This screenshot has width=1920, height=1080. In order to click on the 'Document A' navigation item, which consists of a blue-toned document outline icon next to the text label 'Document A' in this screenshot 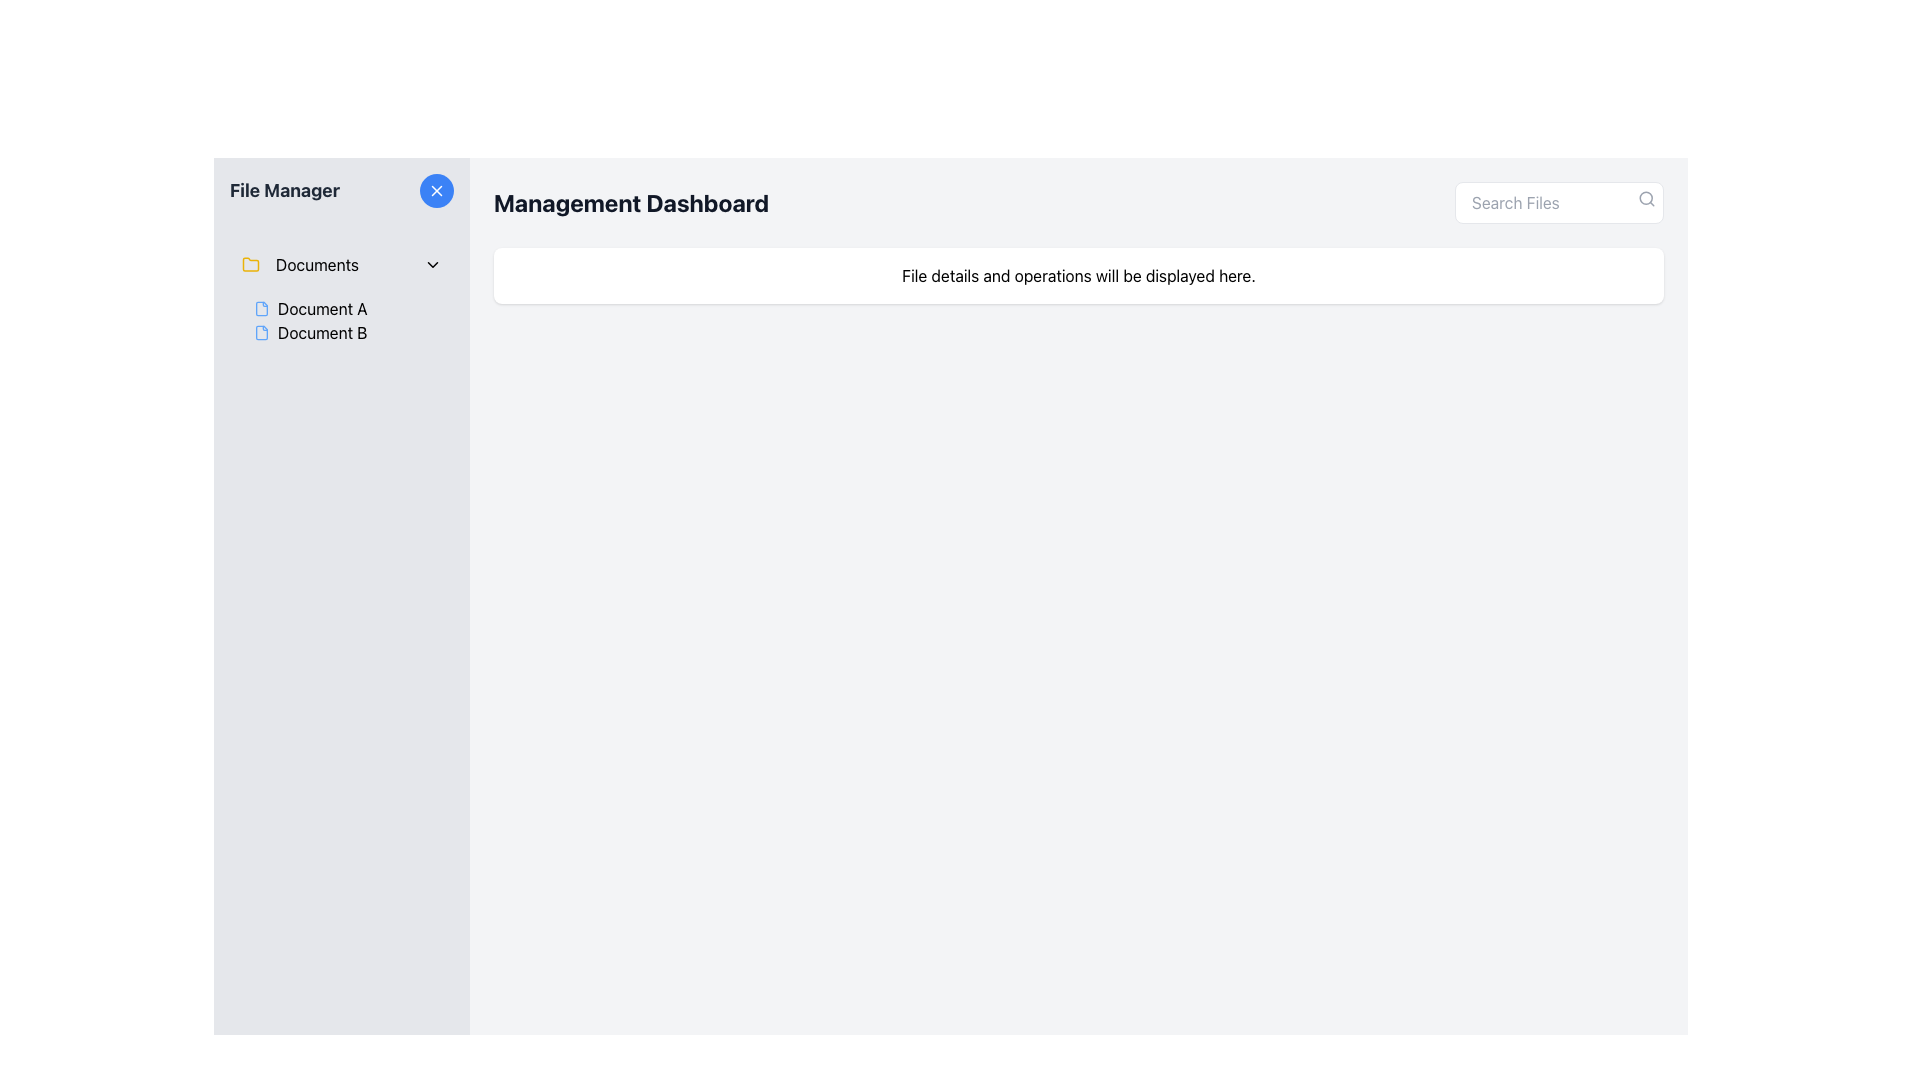, I will do `click(354, 308)`.